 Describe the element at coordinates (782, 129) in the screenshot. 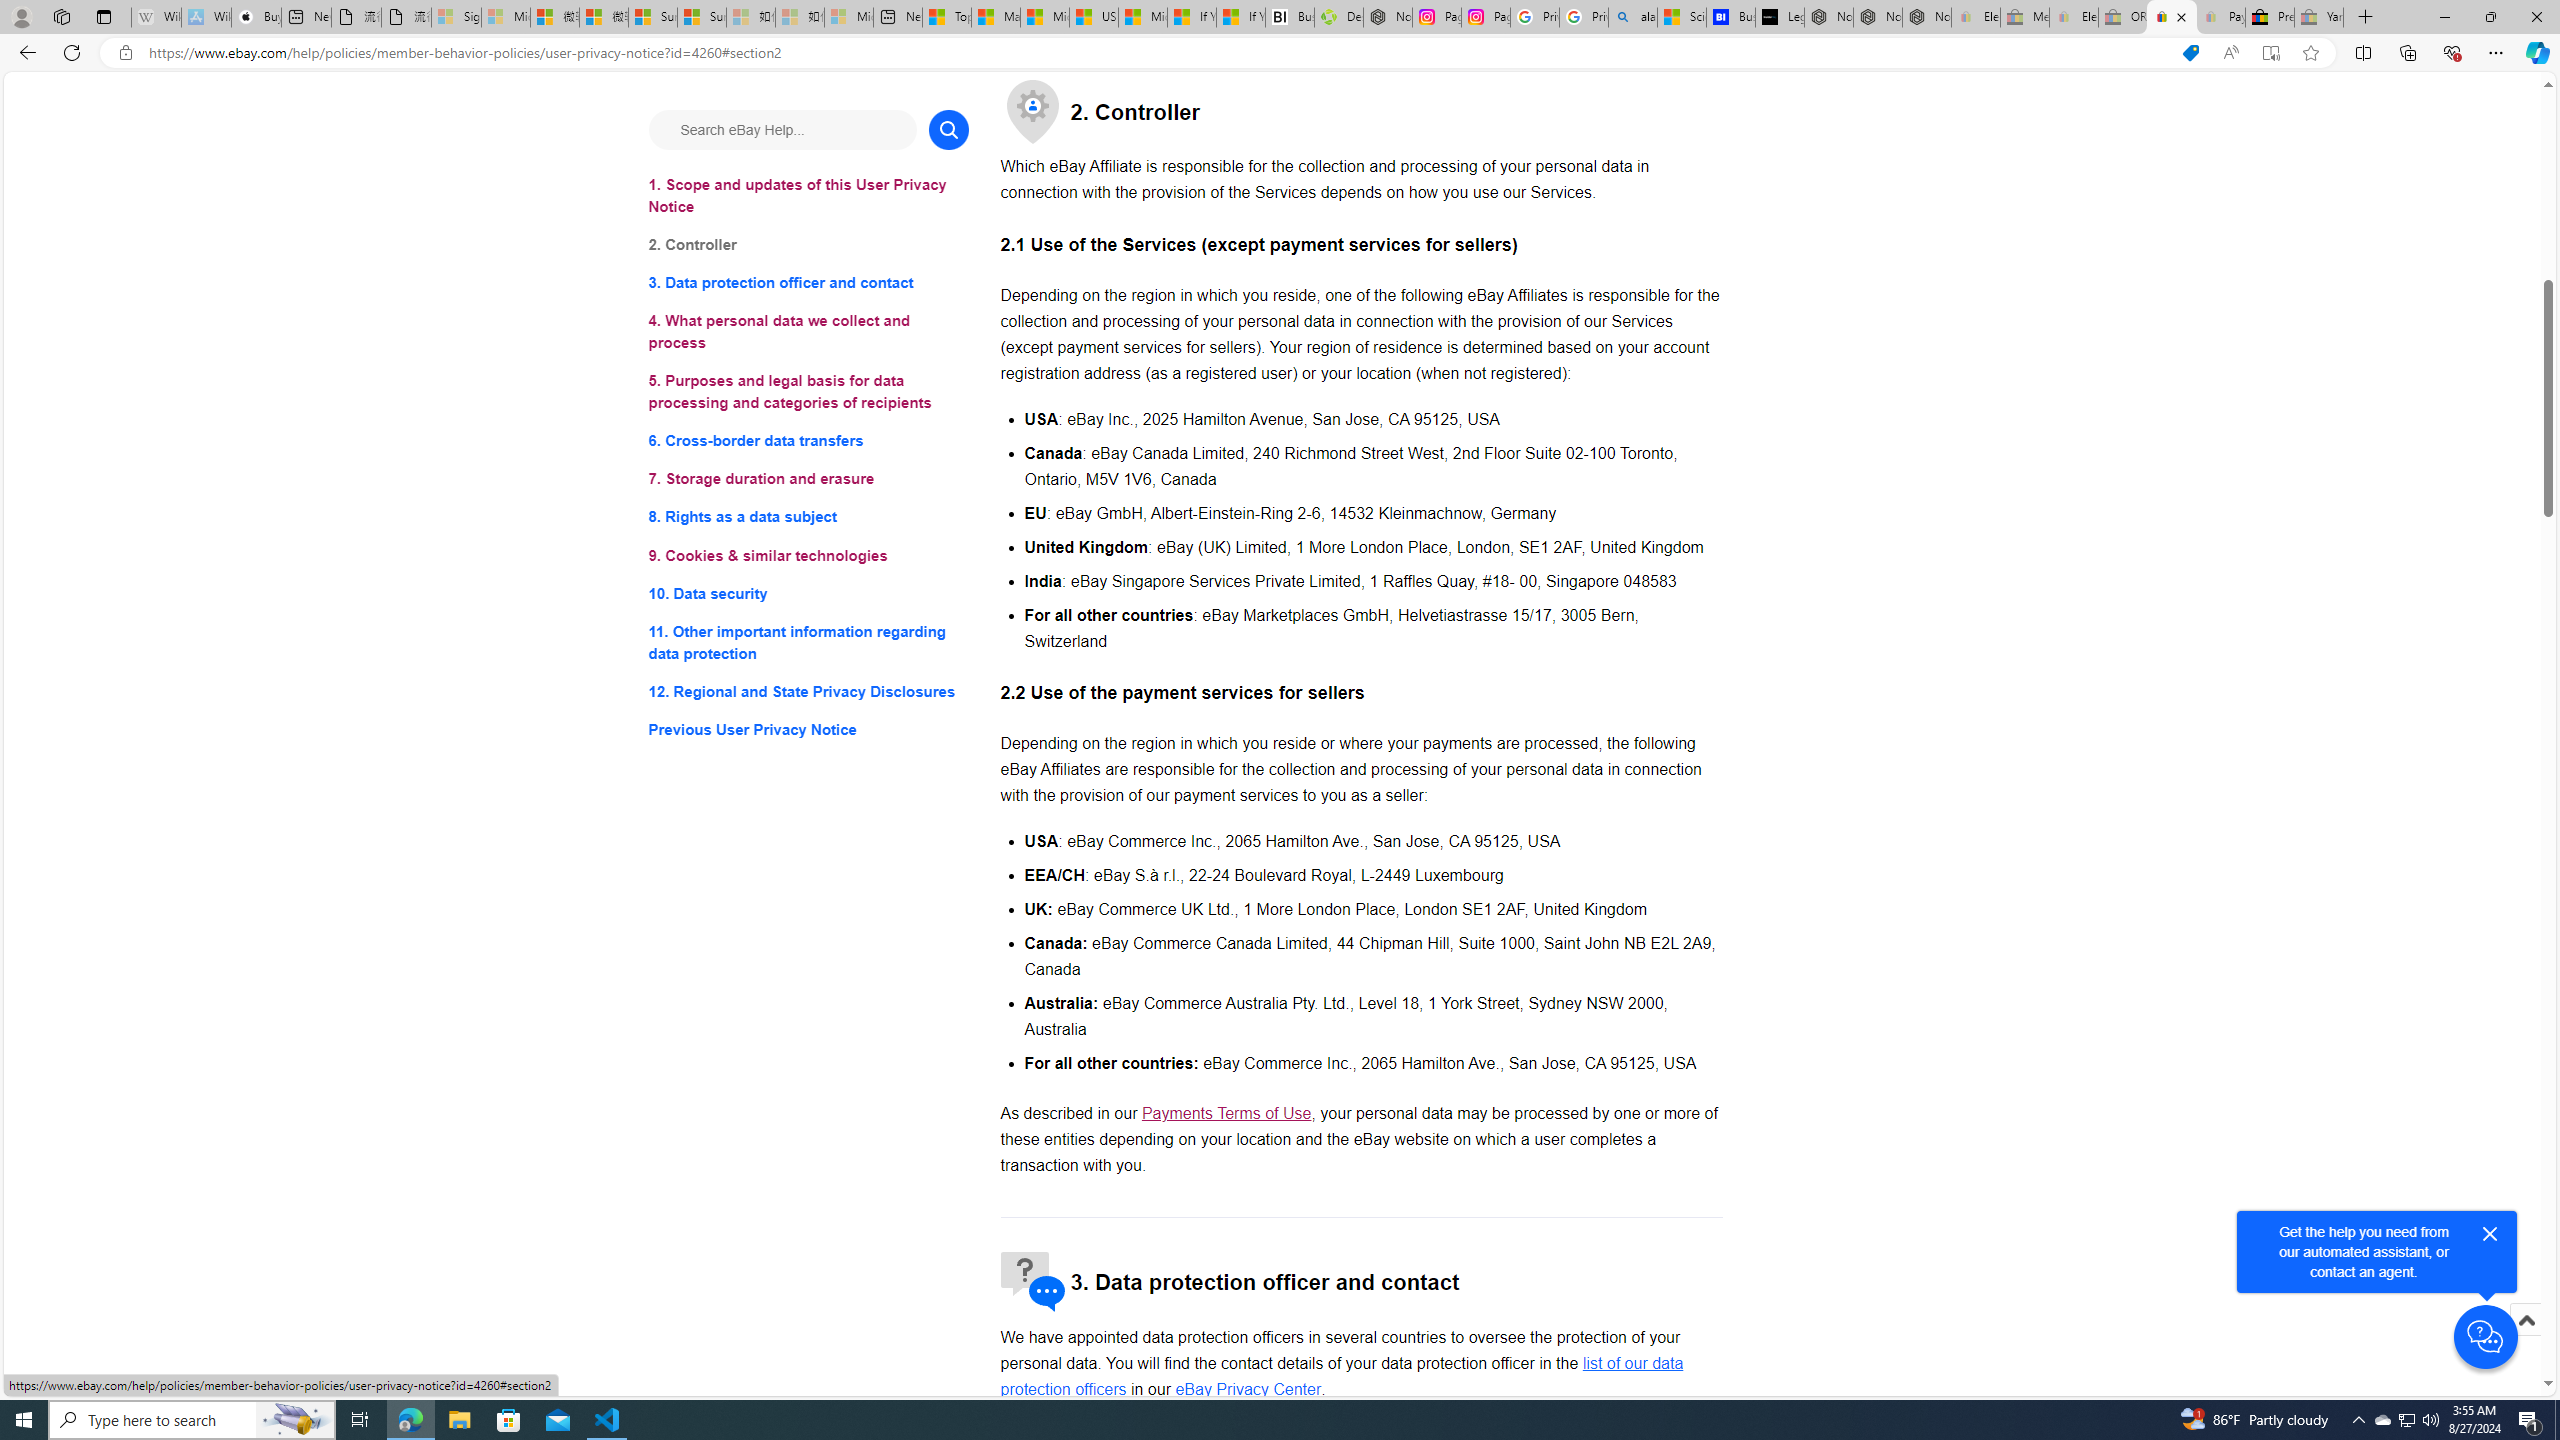

I see `'Search eBay Help...'` at that location.